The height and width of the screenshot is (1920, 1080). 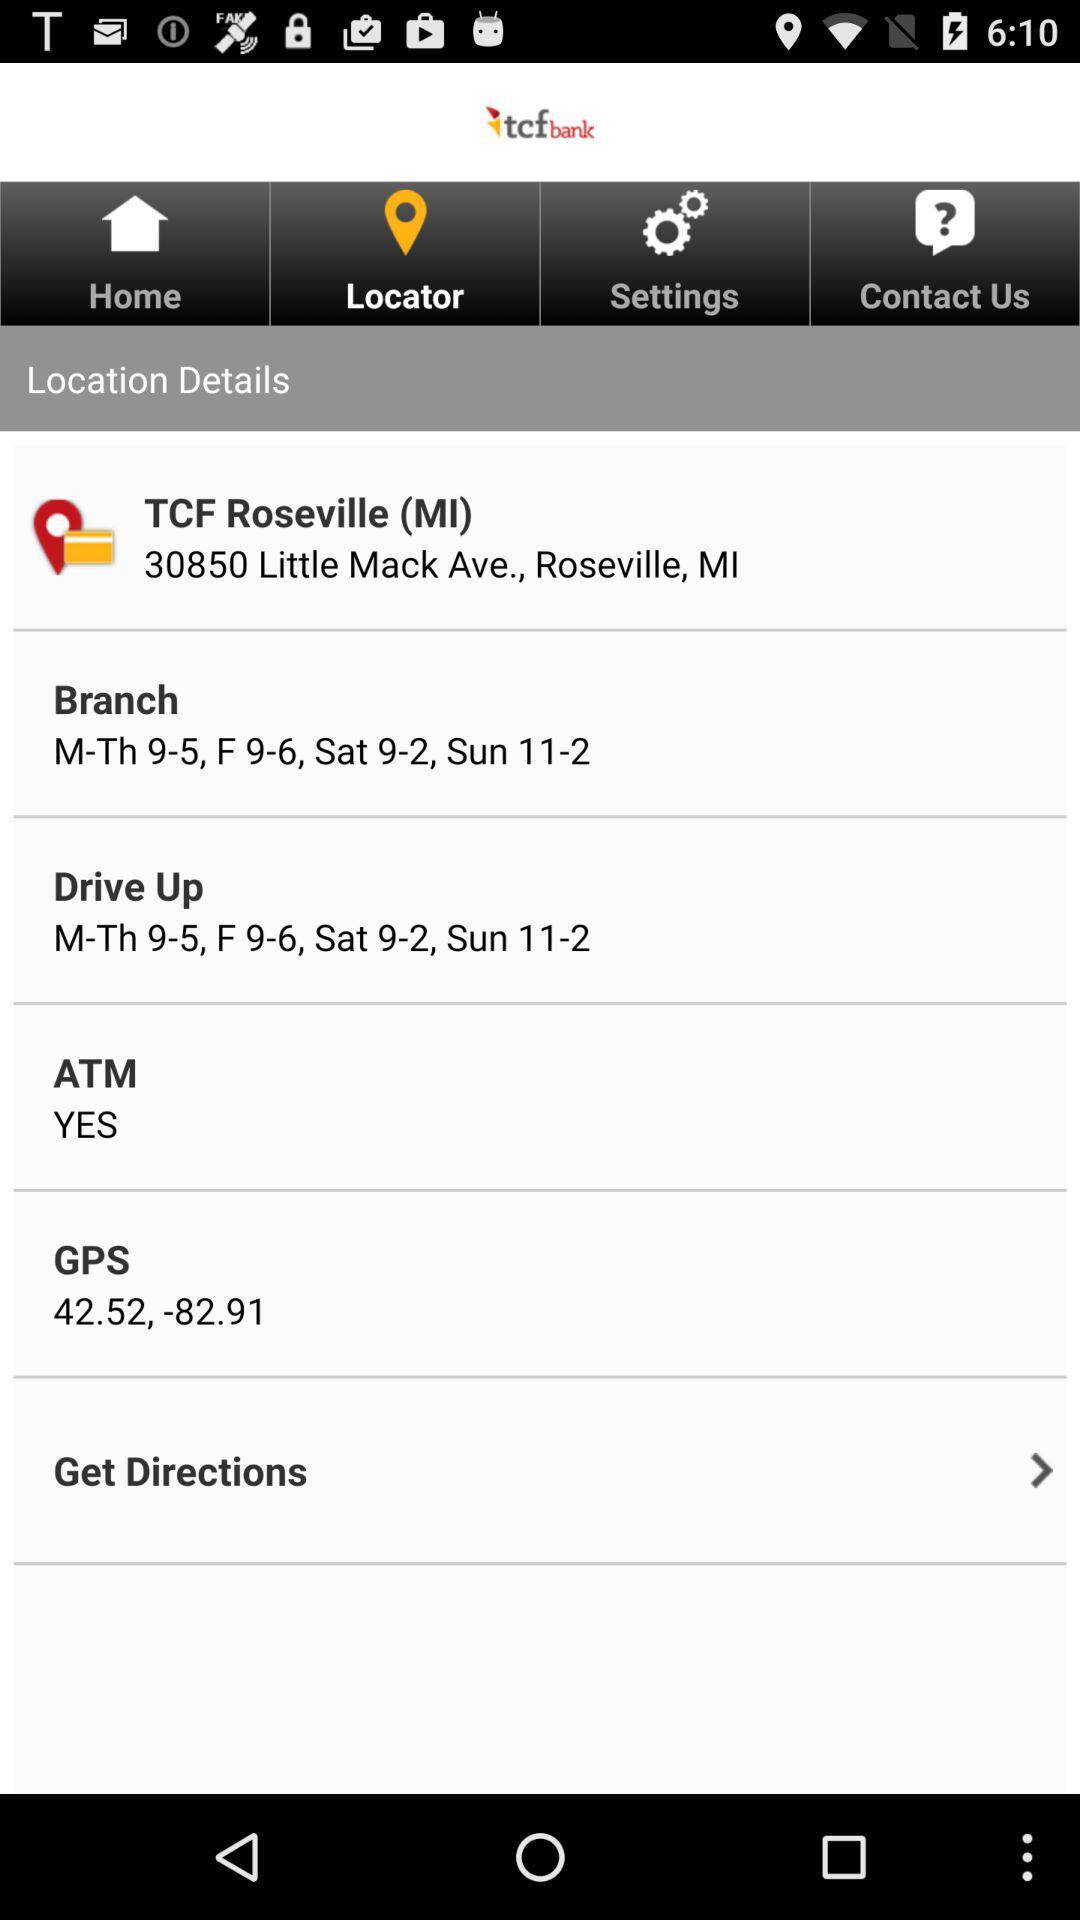 What do you see at coordinates (180, 1470) in the screenshot?
I see `app below 42 52 82 icon` at bounding box center [180, 1470].